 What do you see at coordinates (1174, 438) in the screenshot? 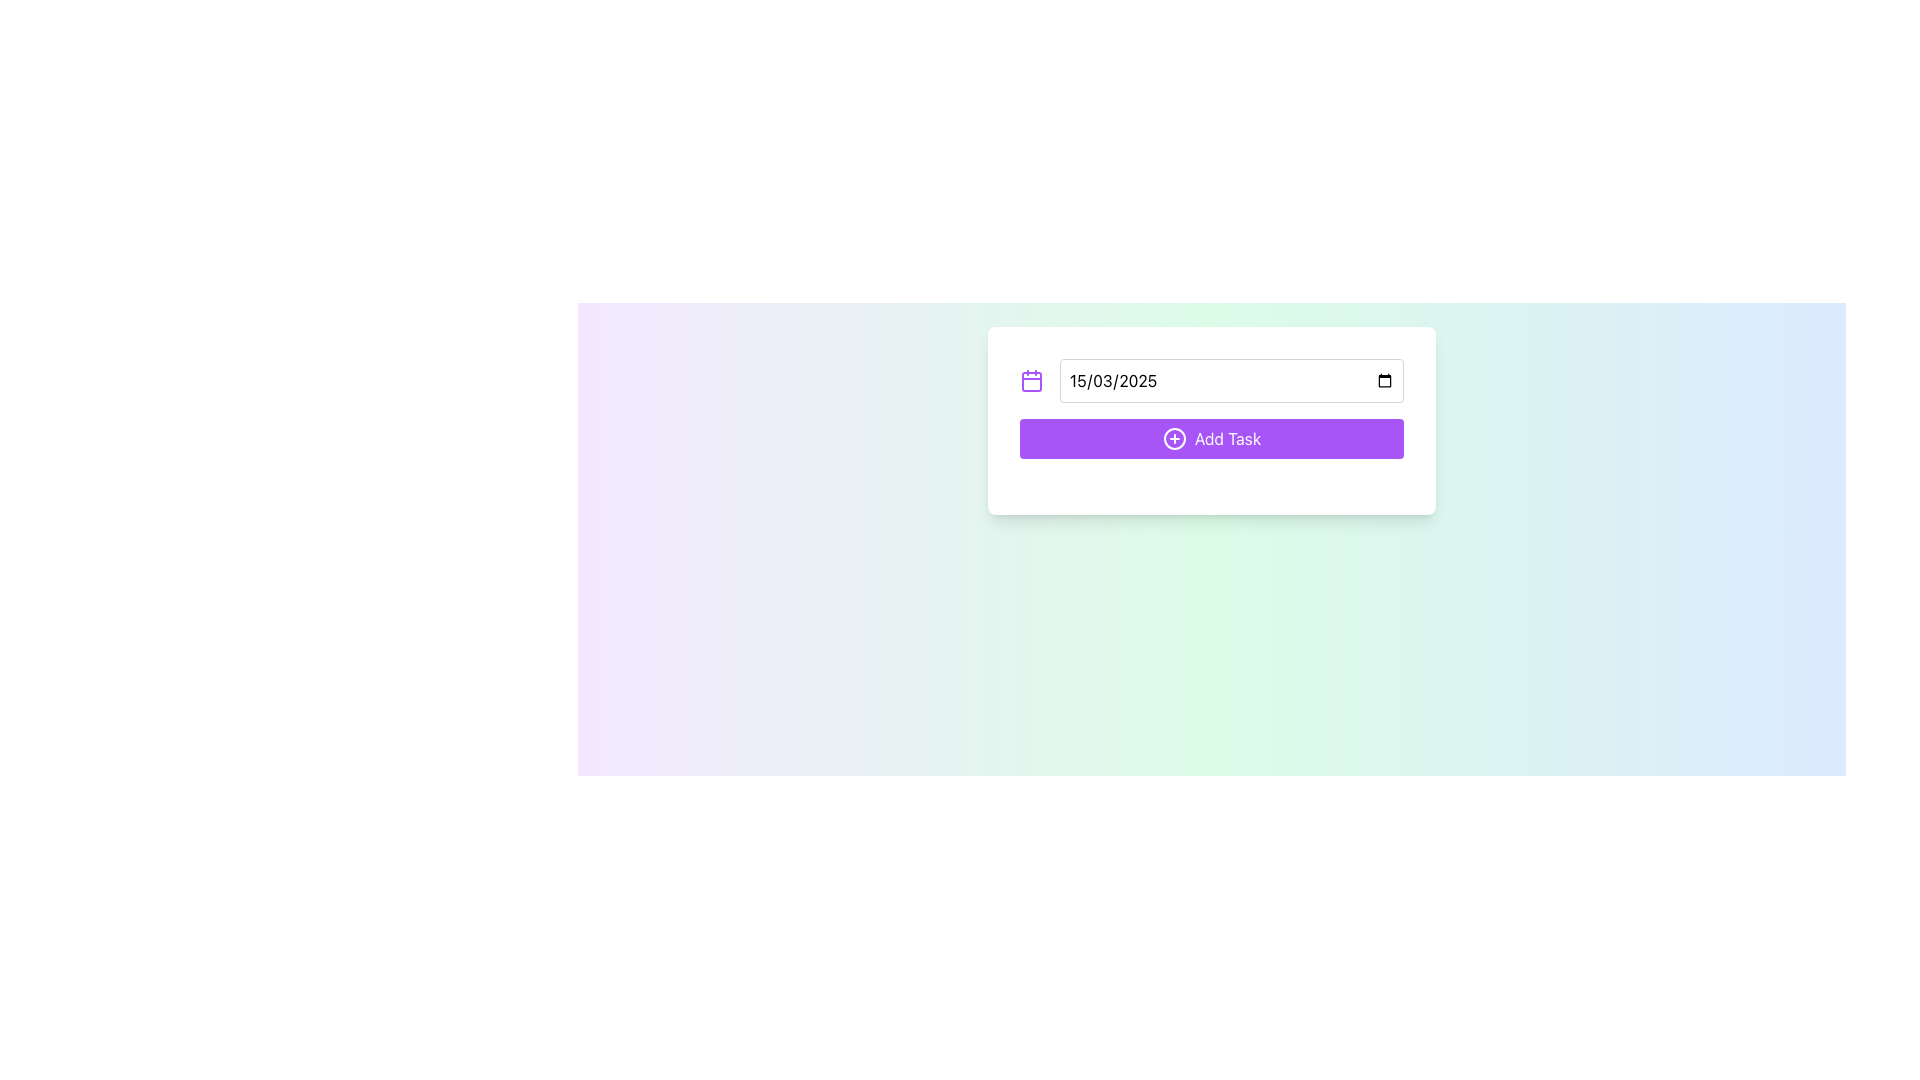
I see `the central circular stroke of the SVG icon located inside the 'Add Task' button` at bounding box center [1174, 438].